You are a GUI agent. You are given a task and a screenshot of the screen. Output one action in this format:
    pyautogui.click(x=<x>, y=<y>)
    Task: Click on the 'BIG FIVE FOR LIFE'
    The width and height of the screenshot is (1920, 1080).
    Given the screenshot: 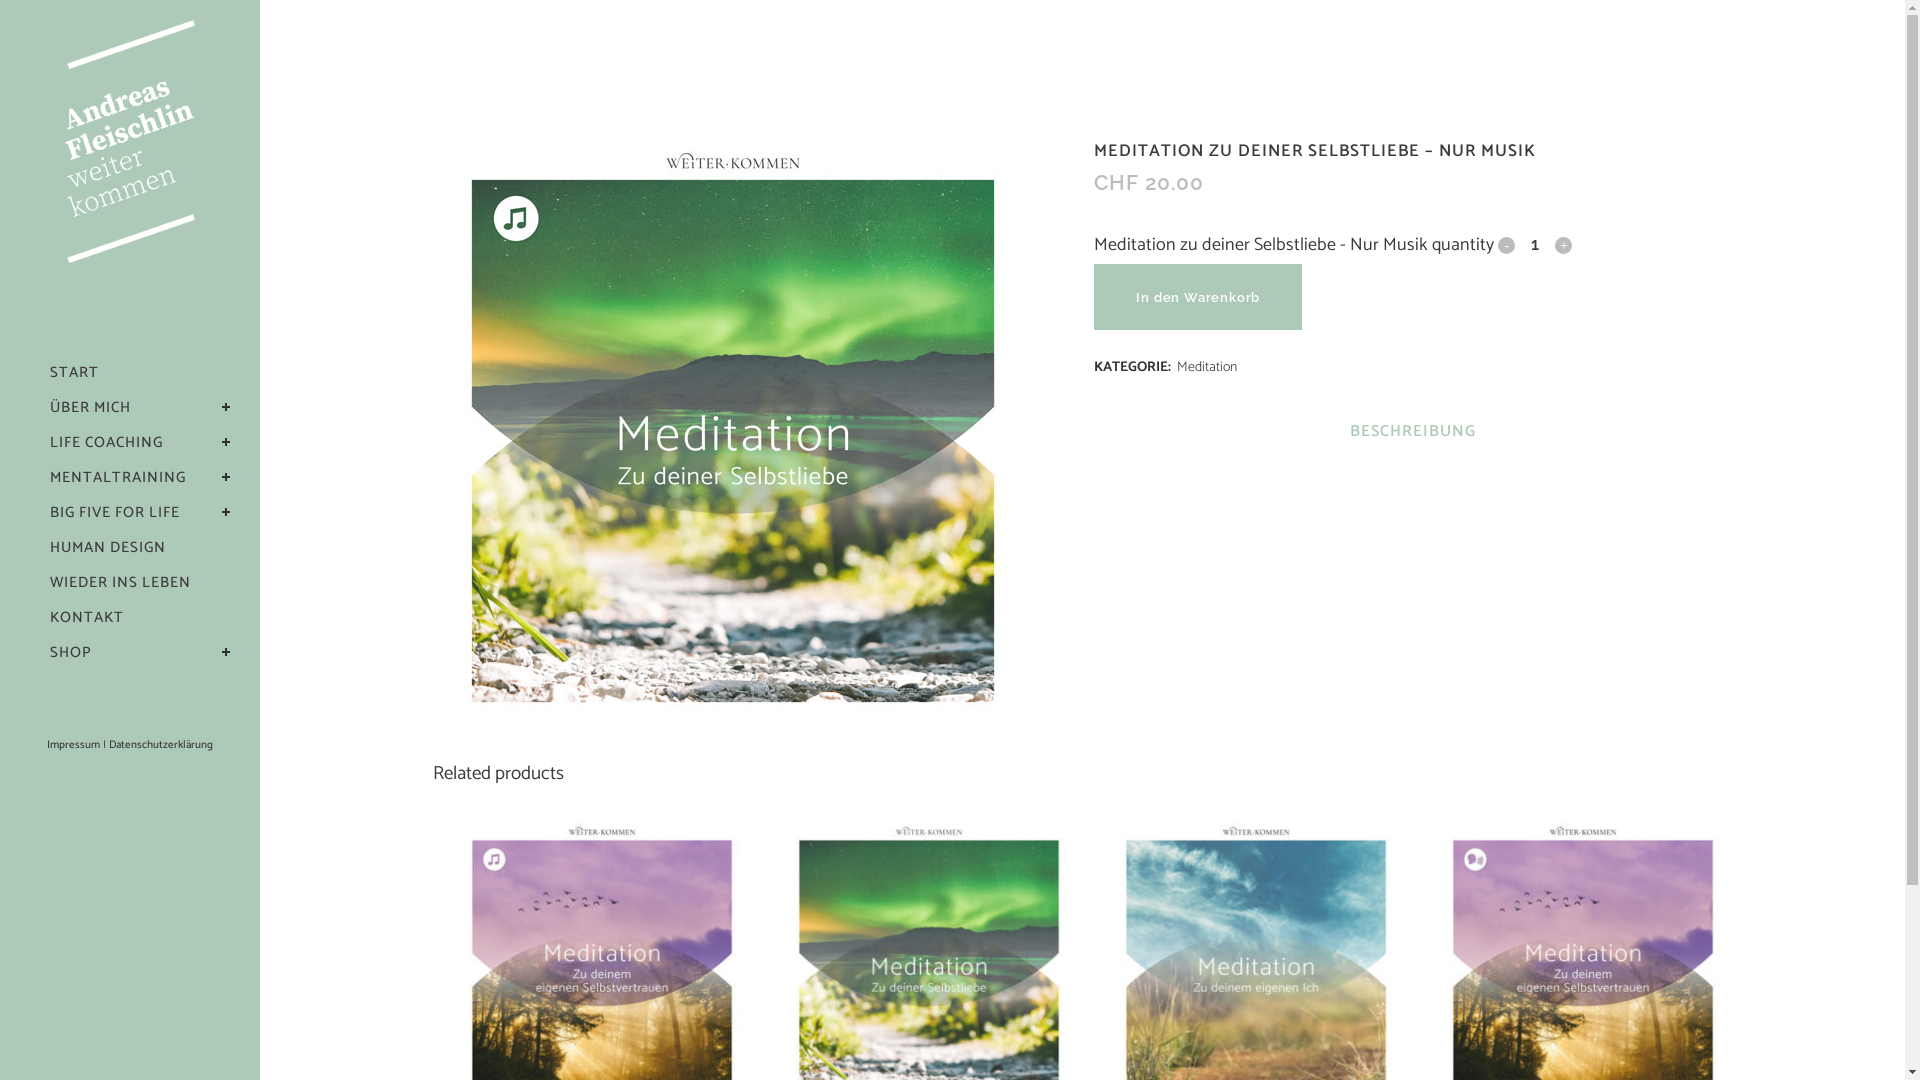 What is the action you would take?
    pyautogui.click(x=49, y=511)
    